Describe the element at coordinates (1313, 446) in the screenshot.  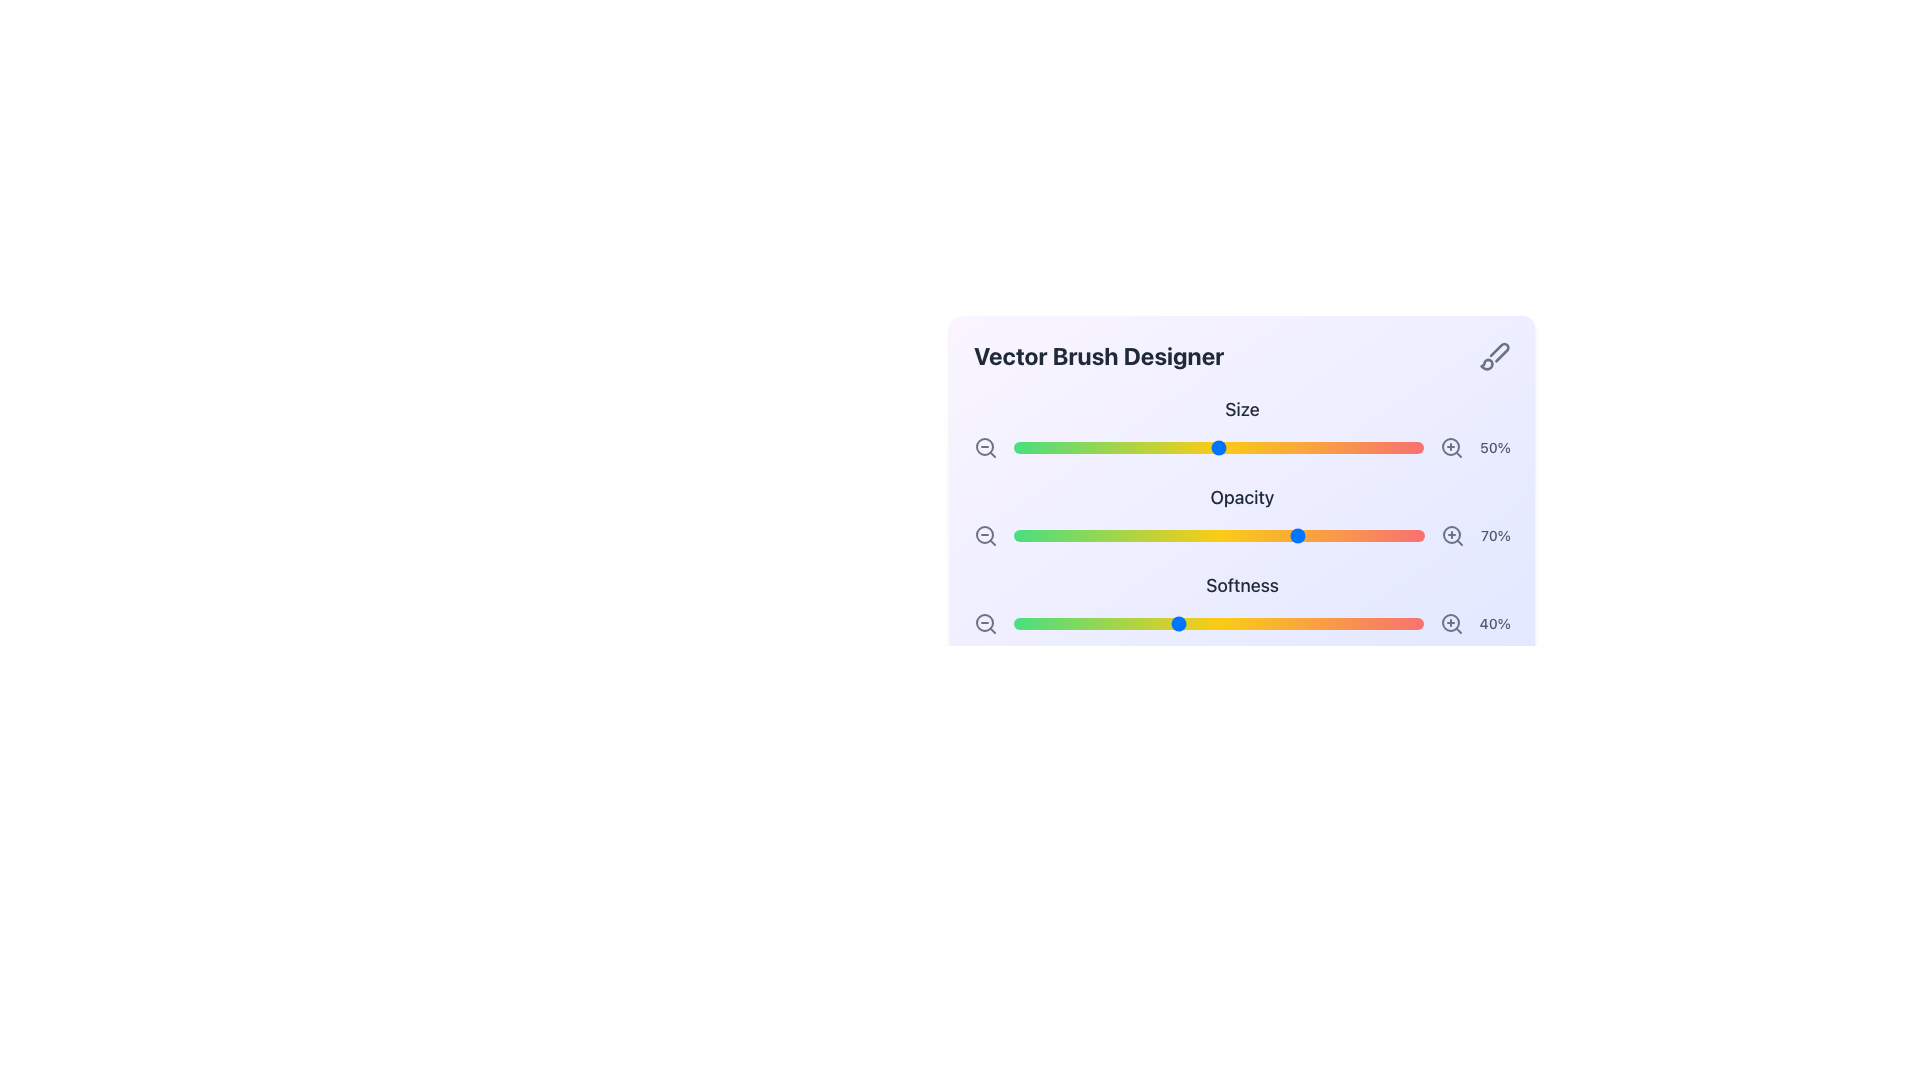
I see `the slider value` at that location.